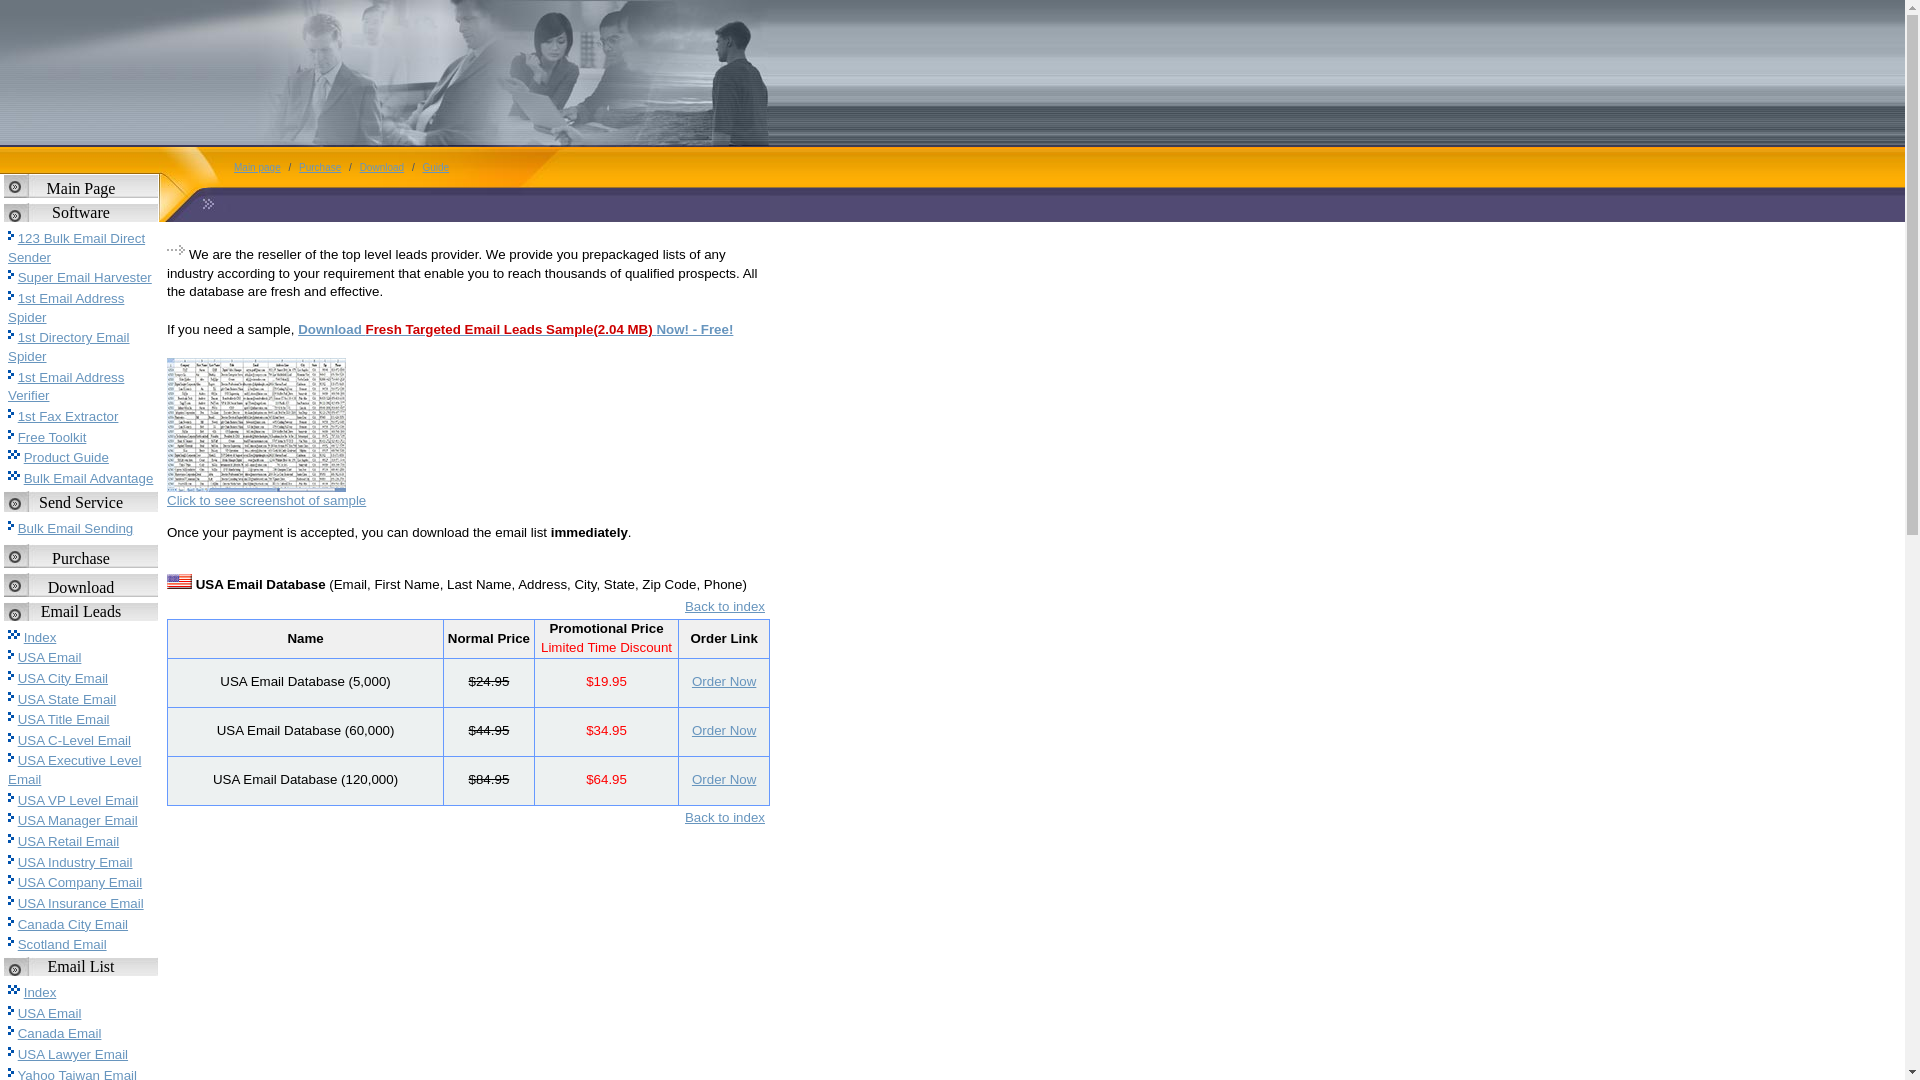 The width and height of the screenshot is (1920, 1080). What do you see at coordinates (88, 478) in the screenshot?
I see `'Bulk Email Advantage'` at bounding box center [88, 478].